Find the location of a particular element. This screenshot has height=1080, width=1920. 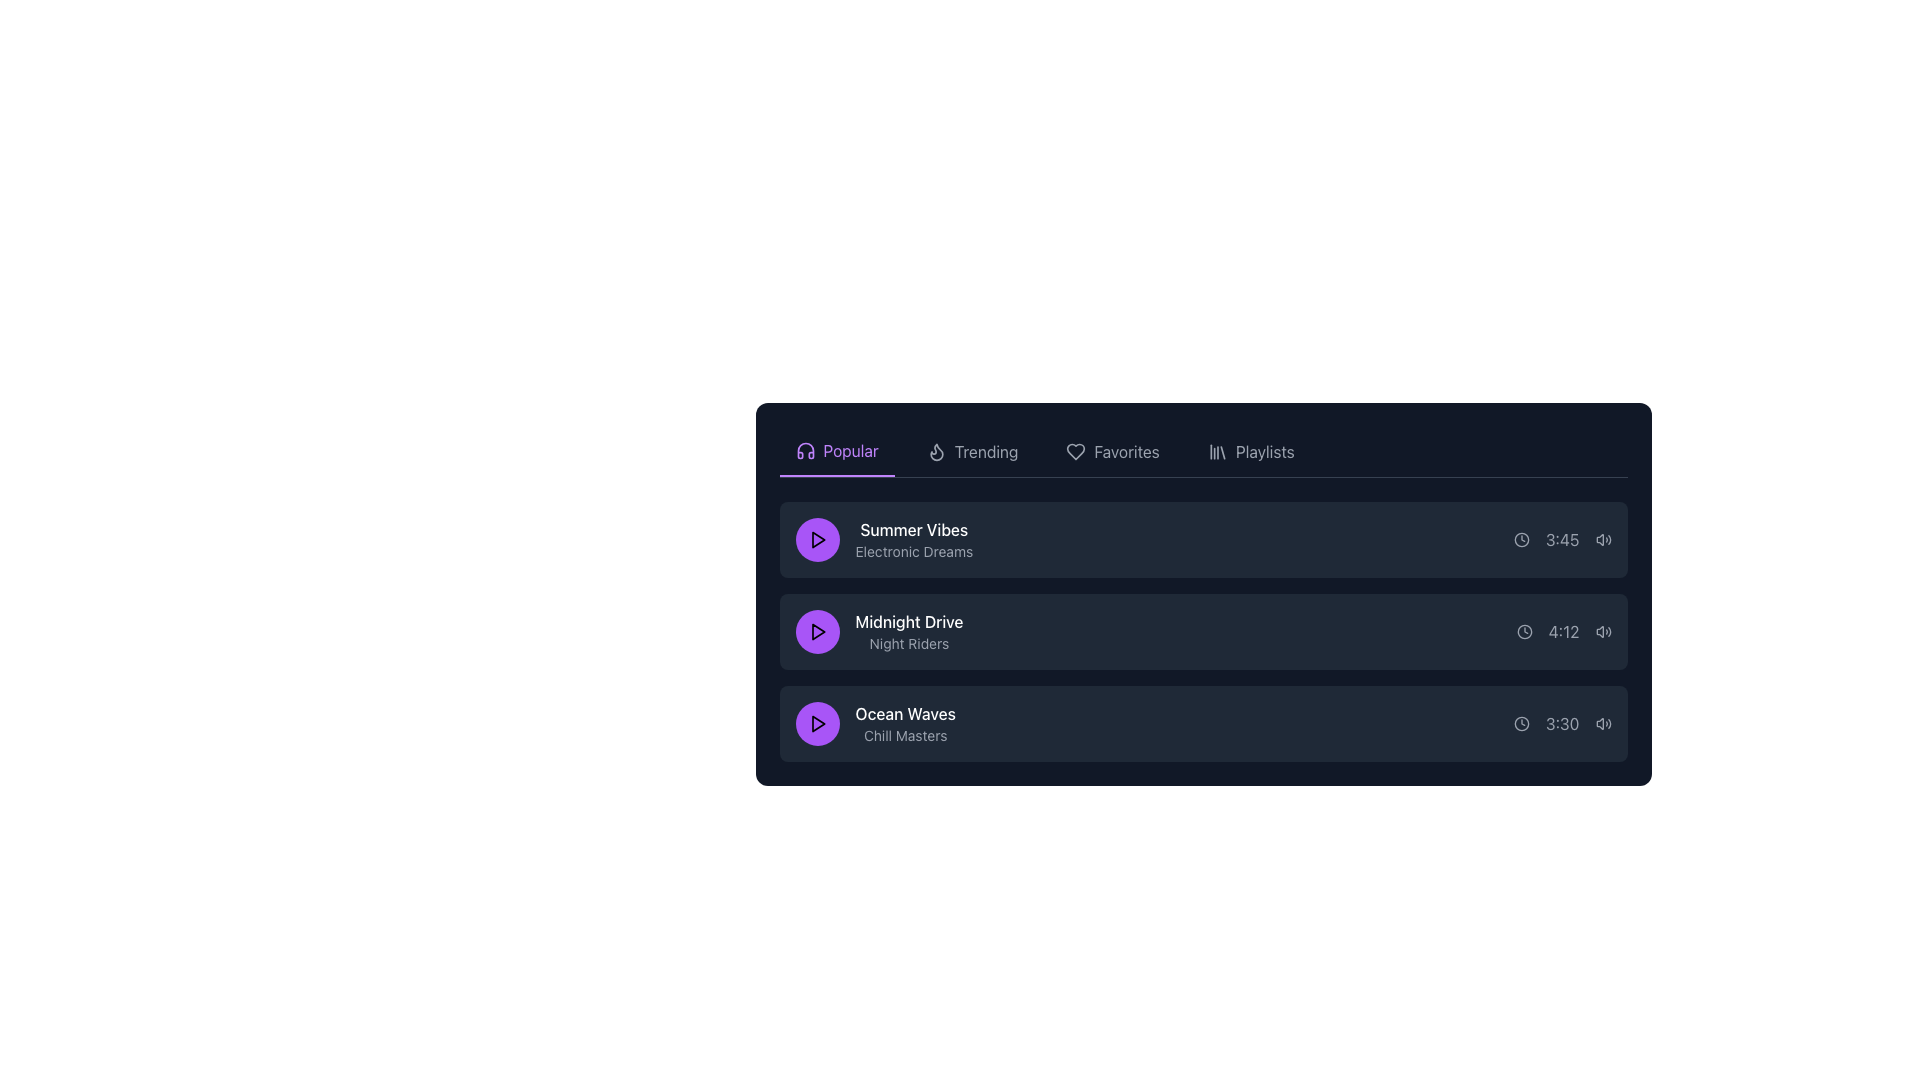

the 'Trending' tab, which is the second tab in the navigation row is located at coordinates (972, 451).